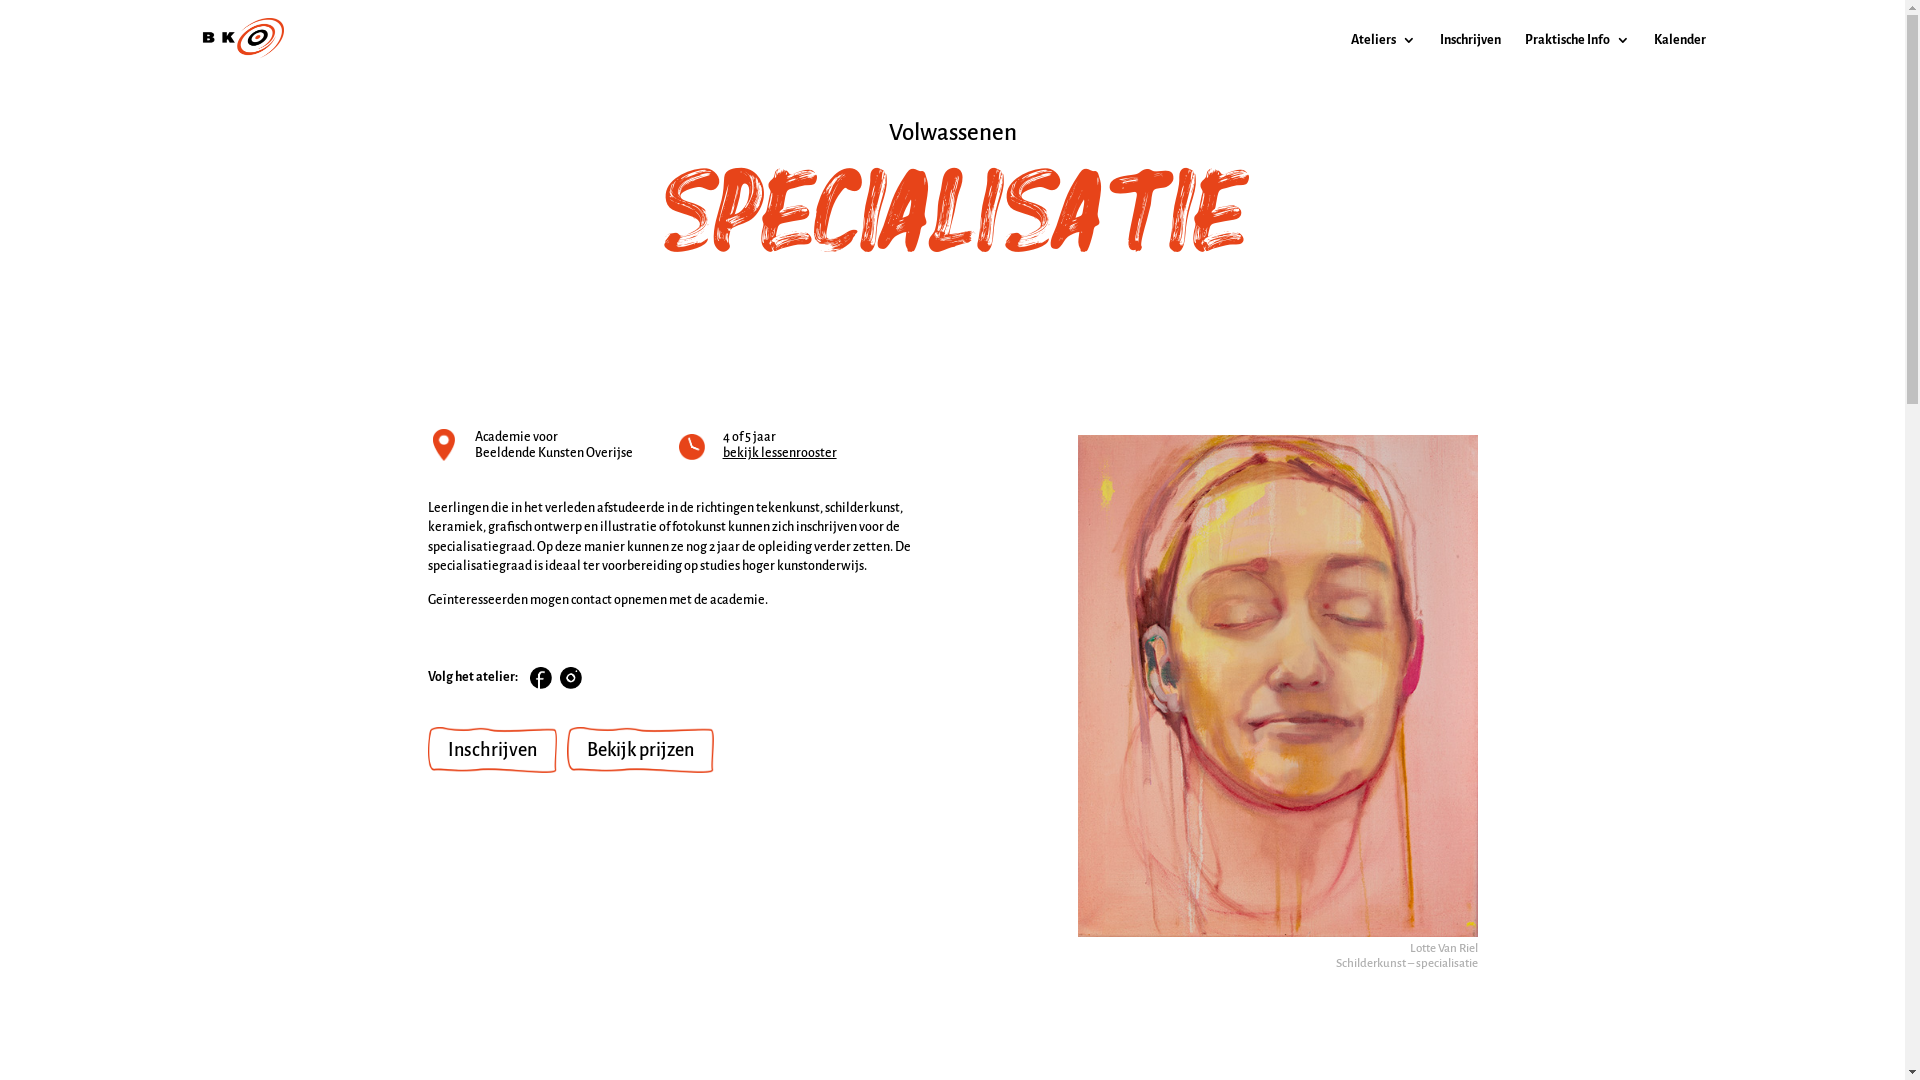 The height and width of the screenshot is (1080, 1920). I want to click on 'Beeldende Kunsten Overijse', so click(473, 452).